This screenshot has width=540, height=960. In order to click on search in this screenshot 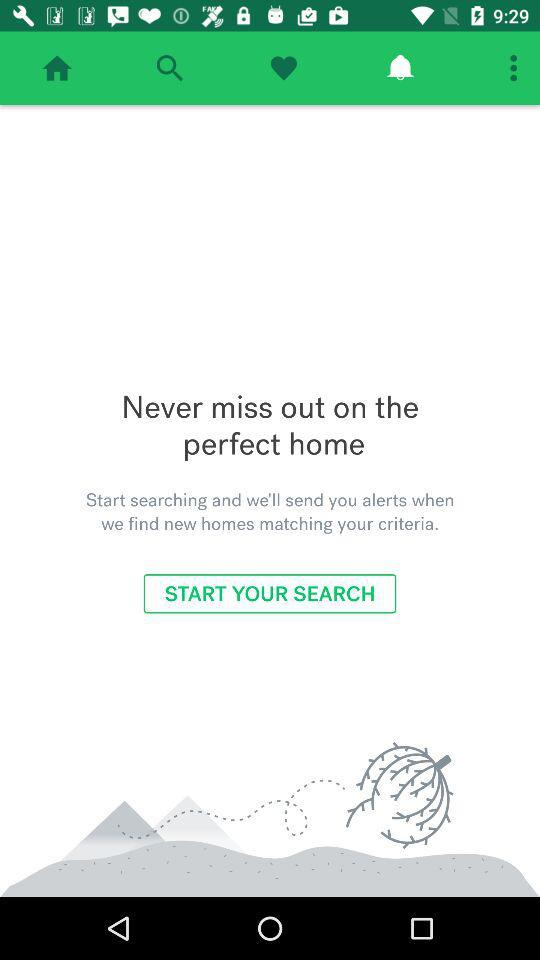, I will do `click(168, 68)`.